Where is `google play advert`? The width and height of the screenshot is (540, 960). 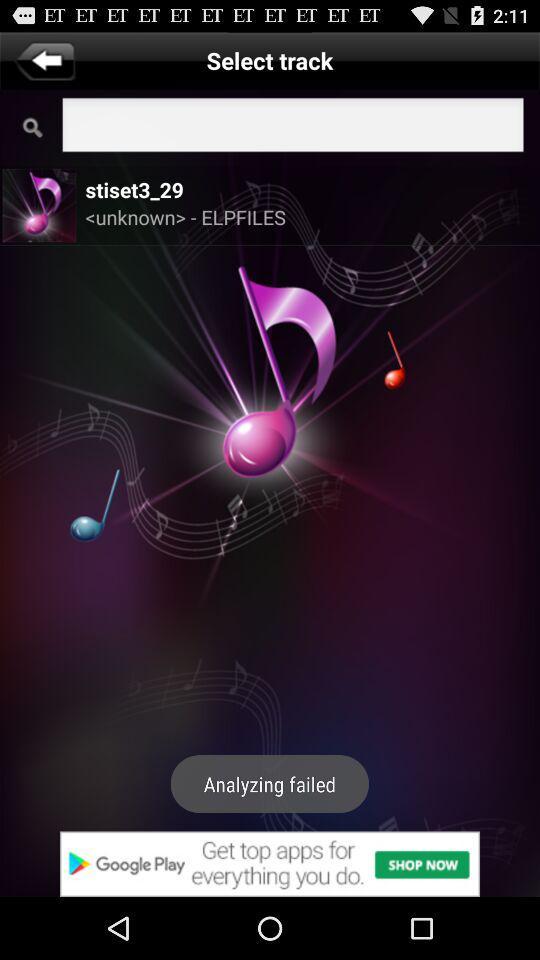 google play advert is located at coordinates (270, 863).